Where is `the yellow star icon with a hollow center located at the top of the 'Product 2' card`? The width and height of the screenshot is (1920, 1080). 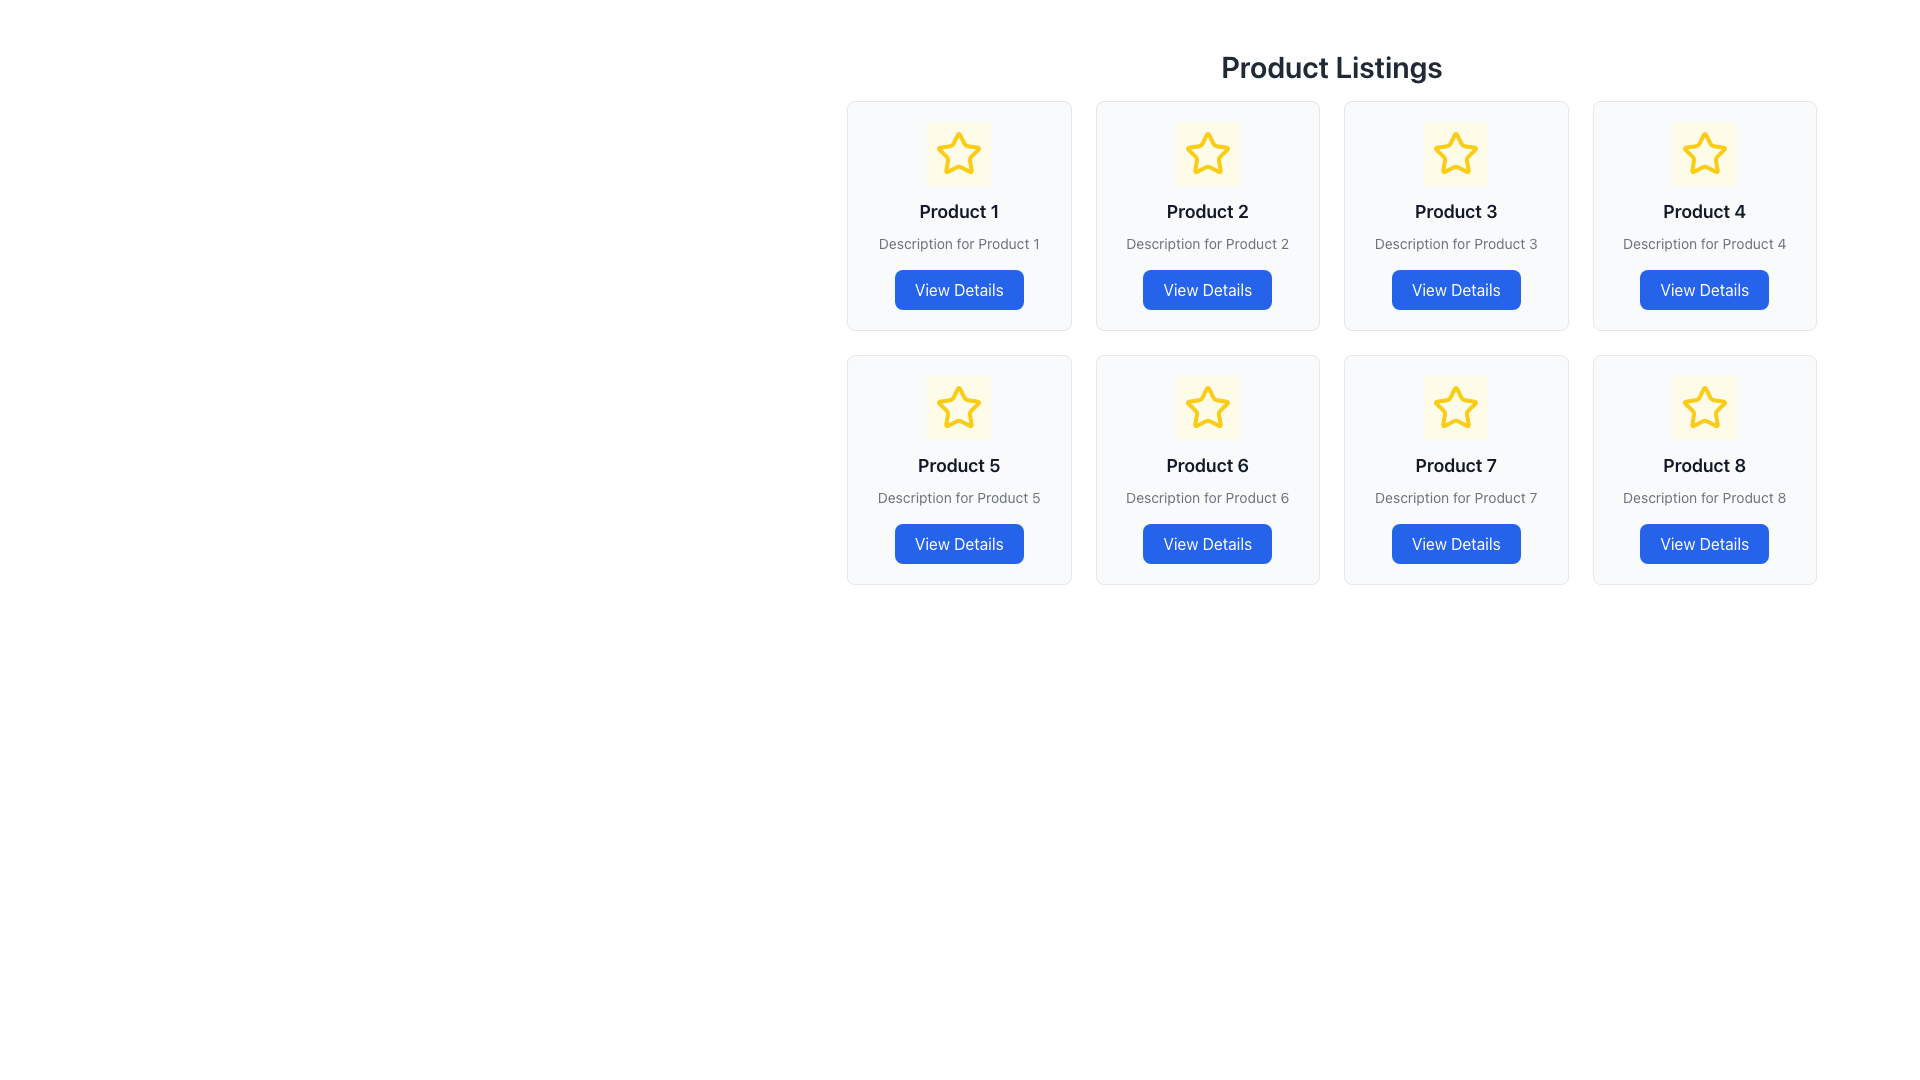
the yellow star icon with a hollow center located at the top of the 'Product 2' card is located at coordinates (1206, 153).